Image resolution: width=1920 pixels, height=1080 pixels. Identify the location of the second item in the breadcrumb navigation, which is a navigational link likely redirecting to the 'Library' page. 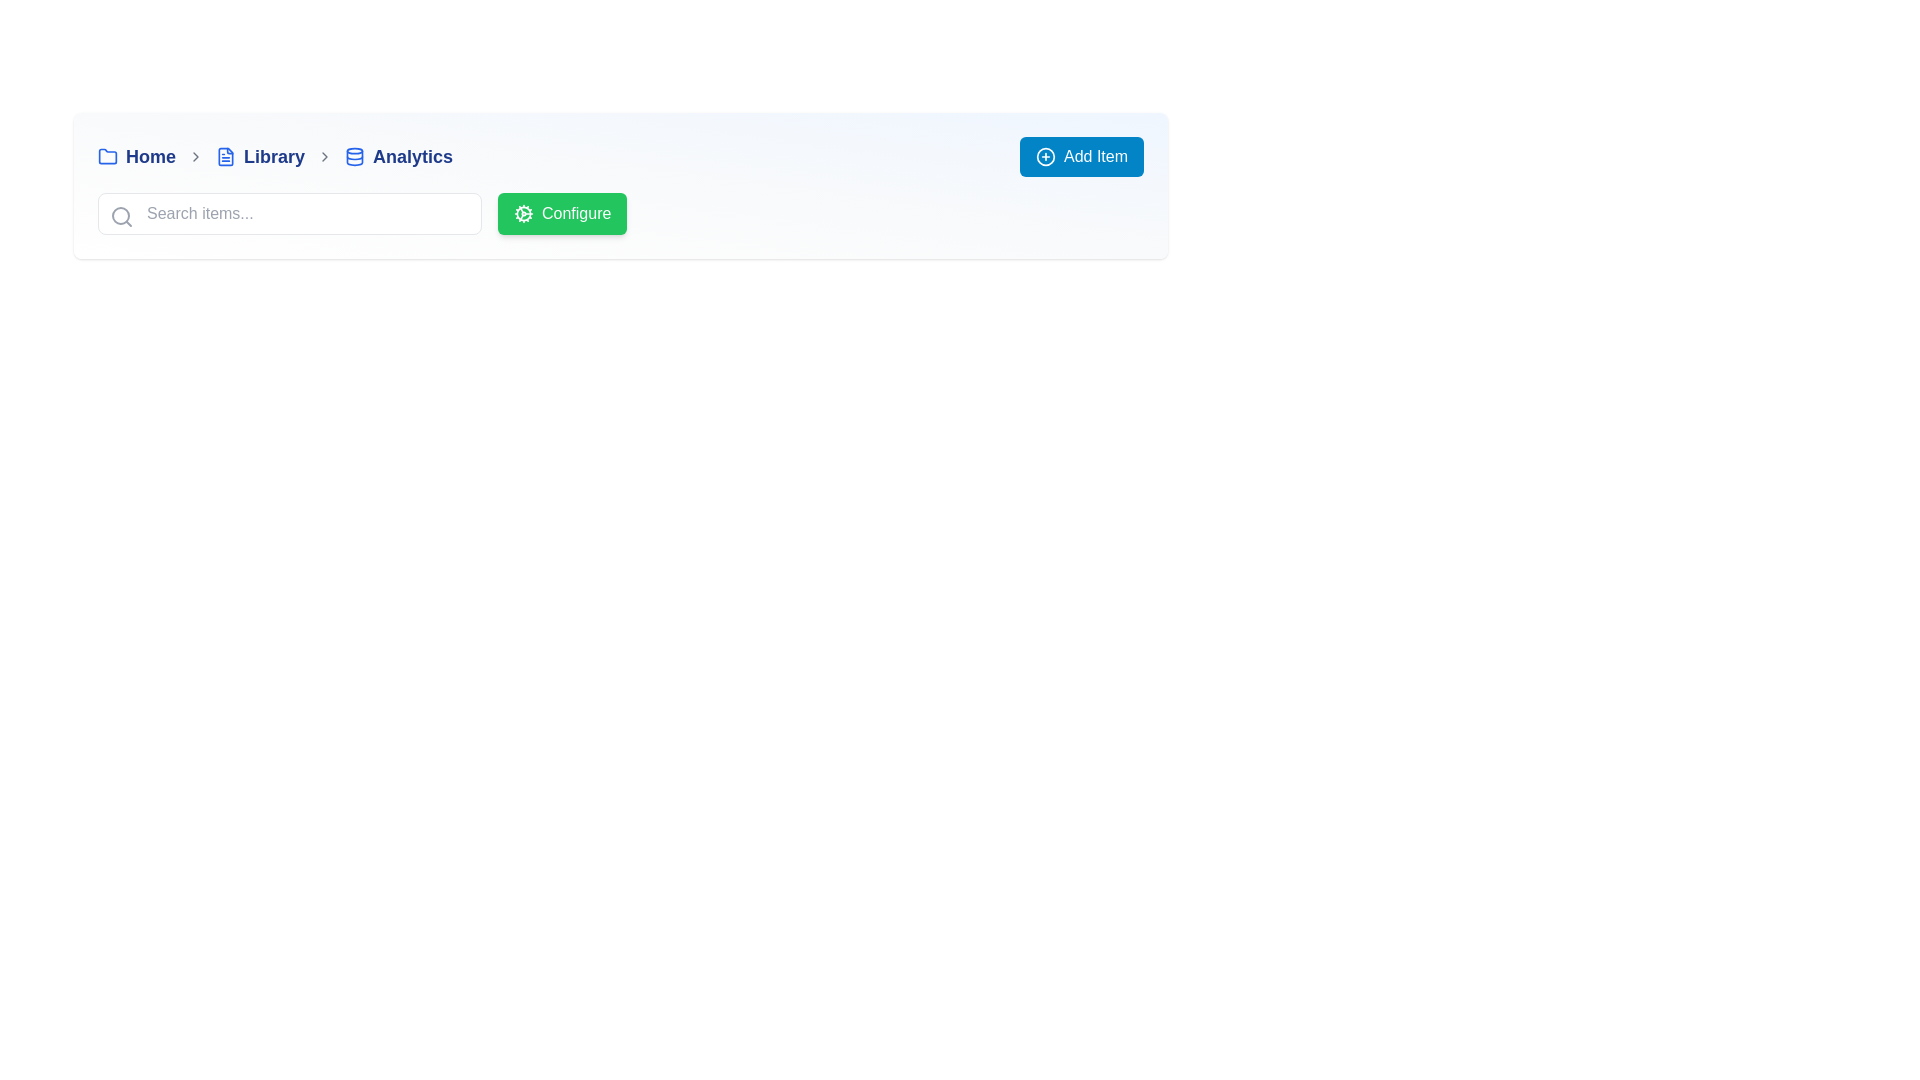
(259, 156).